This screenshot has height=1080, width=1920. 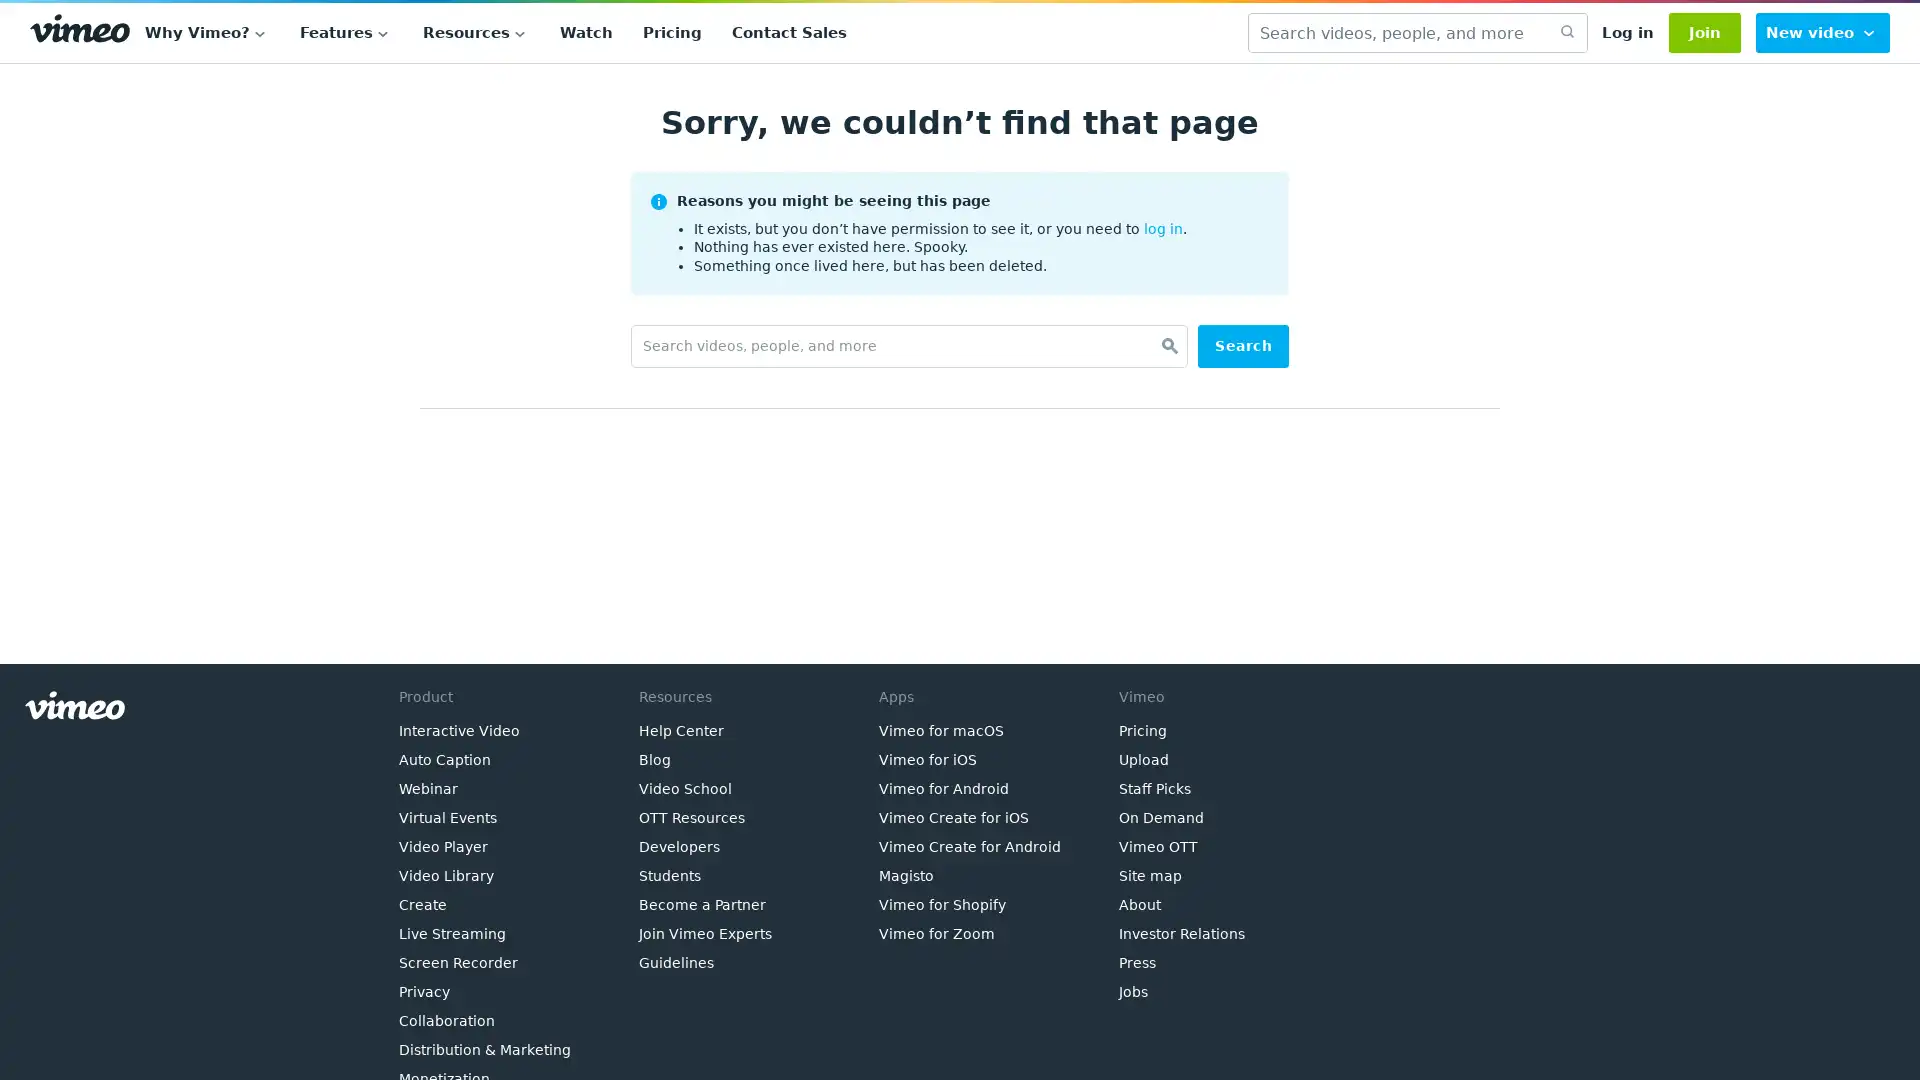 What do you see at coordinates (346, 33) in the screenshot?
I see `Features` at bounding box center [346, 33].